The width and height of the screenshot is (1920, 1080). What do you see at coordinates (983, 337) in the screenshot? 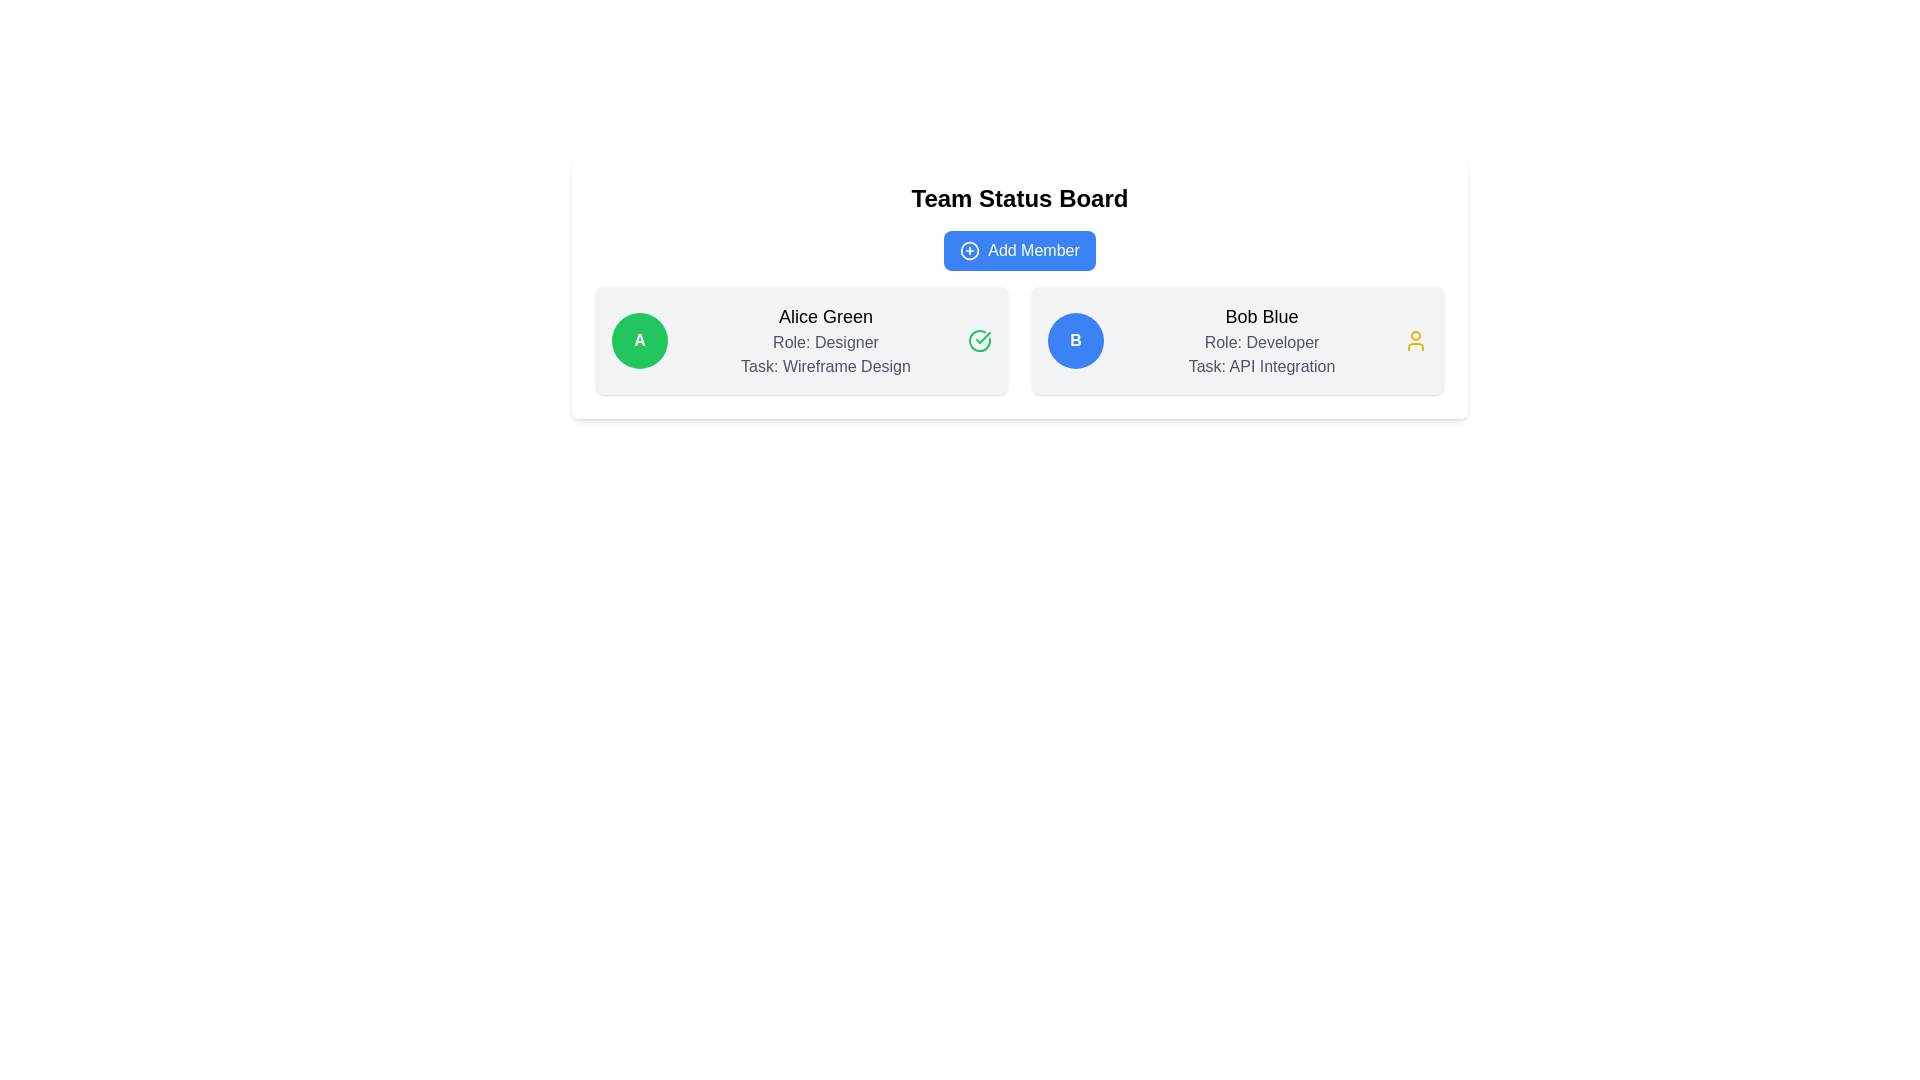
I see `the checkmark icon indicating 'verified' status located in the upper-right corner of the card associated with 'Alice Green'` at bounding box center [983, 337].